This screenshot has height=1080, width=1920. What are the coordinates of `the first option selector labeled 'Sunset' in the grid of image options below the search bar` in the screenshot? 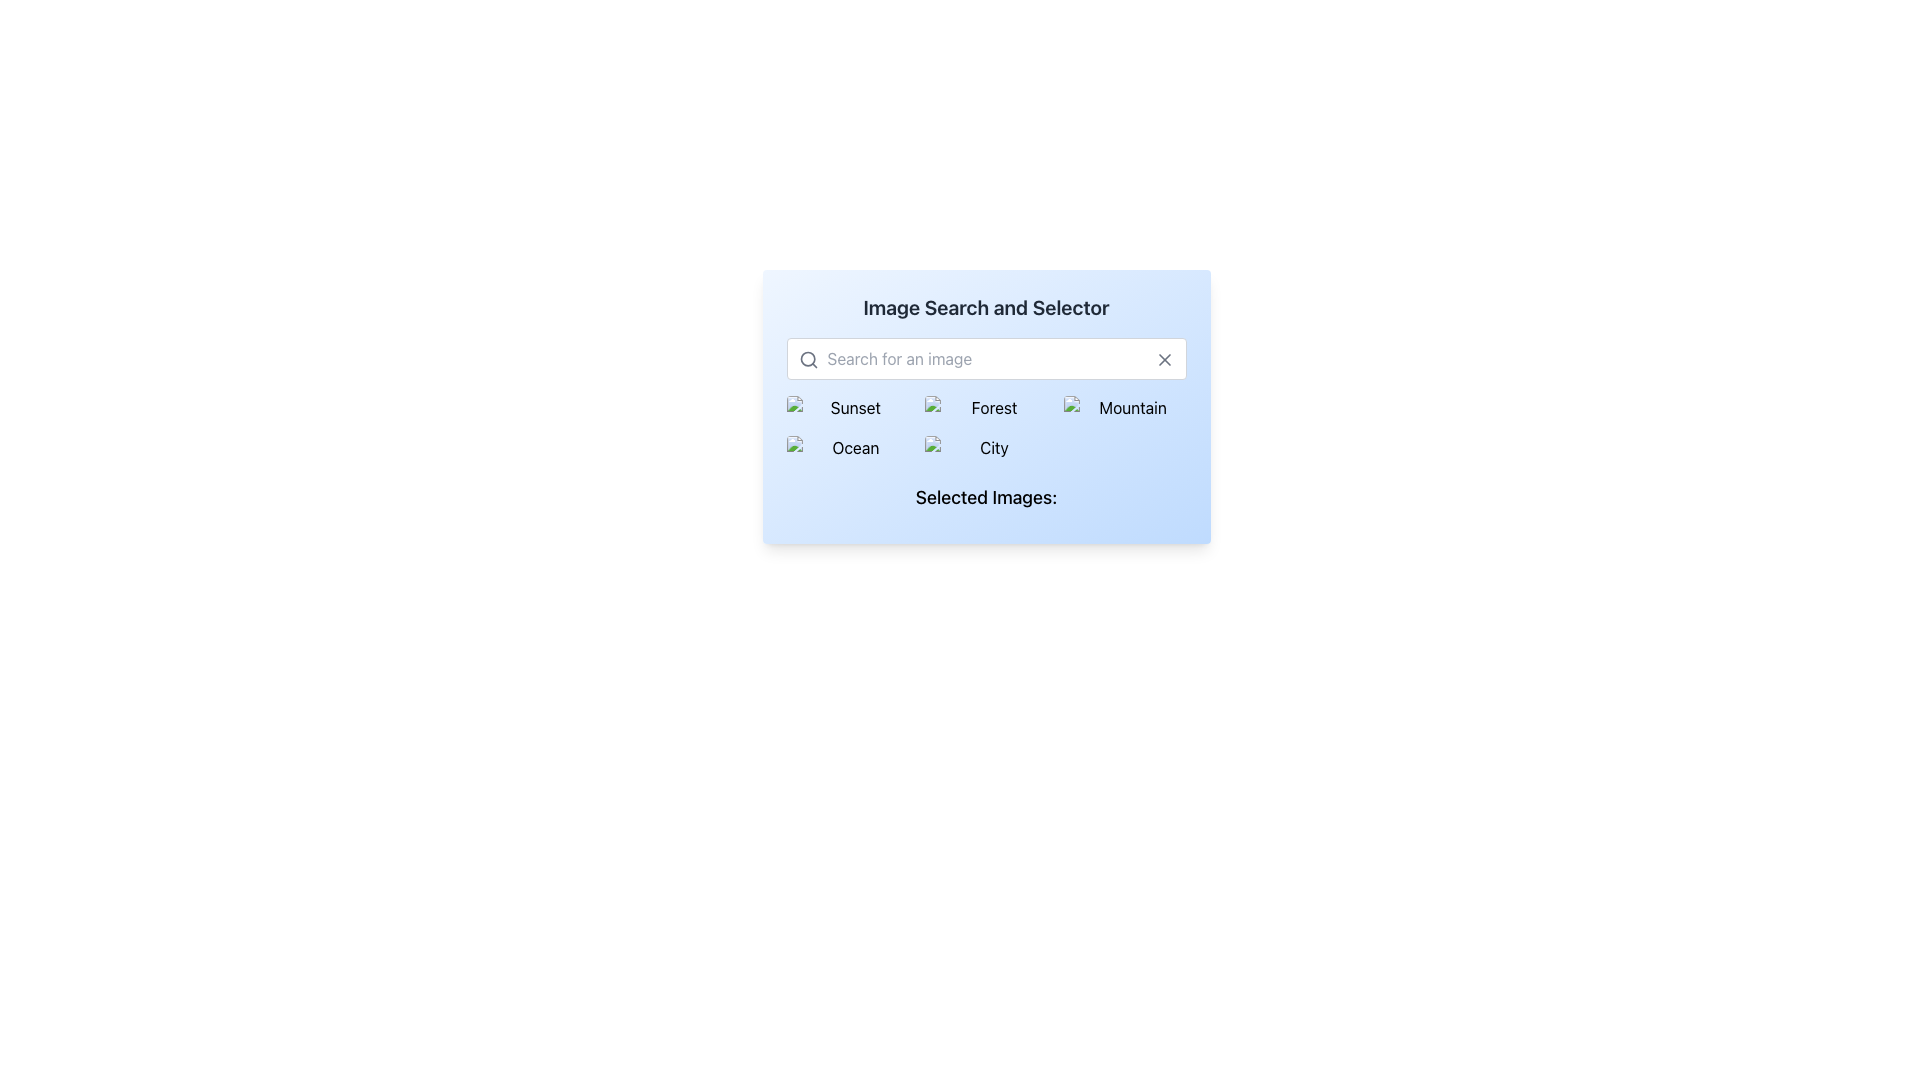 It's located at (847, 407).